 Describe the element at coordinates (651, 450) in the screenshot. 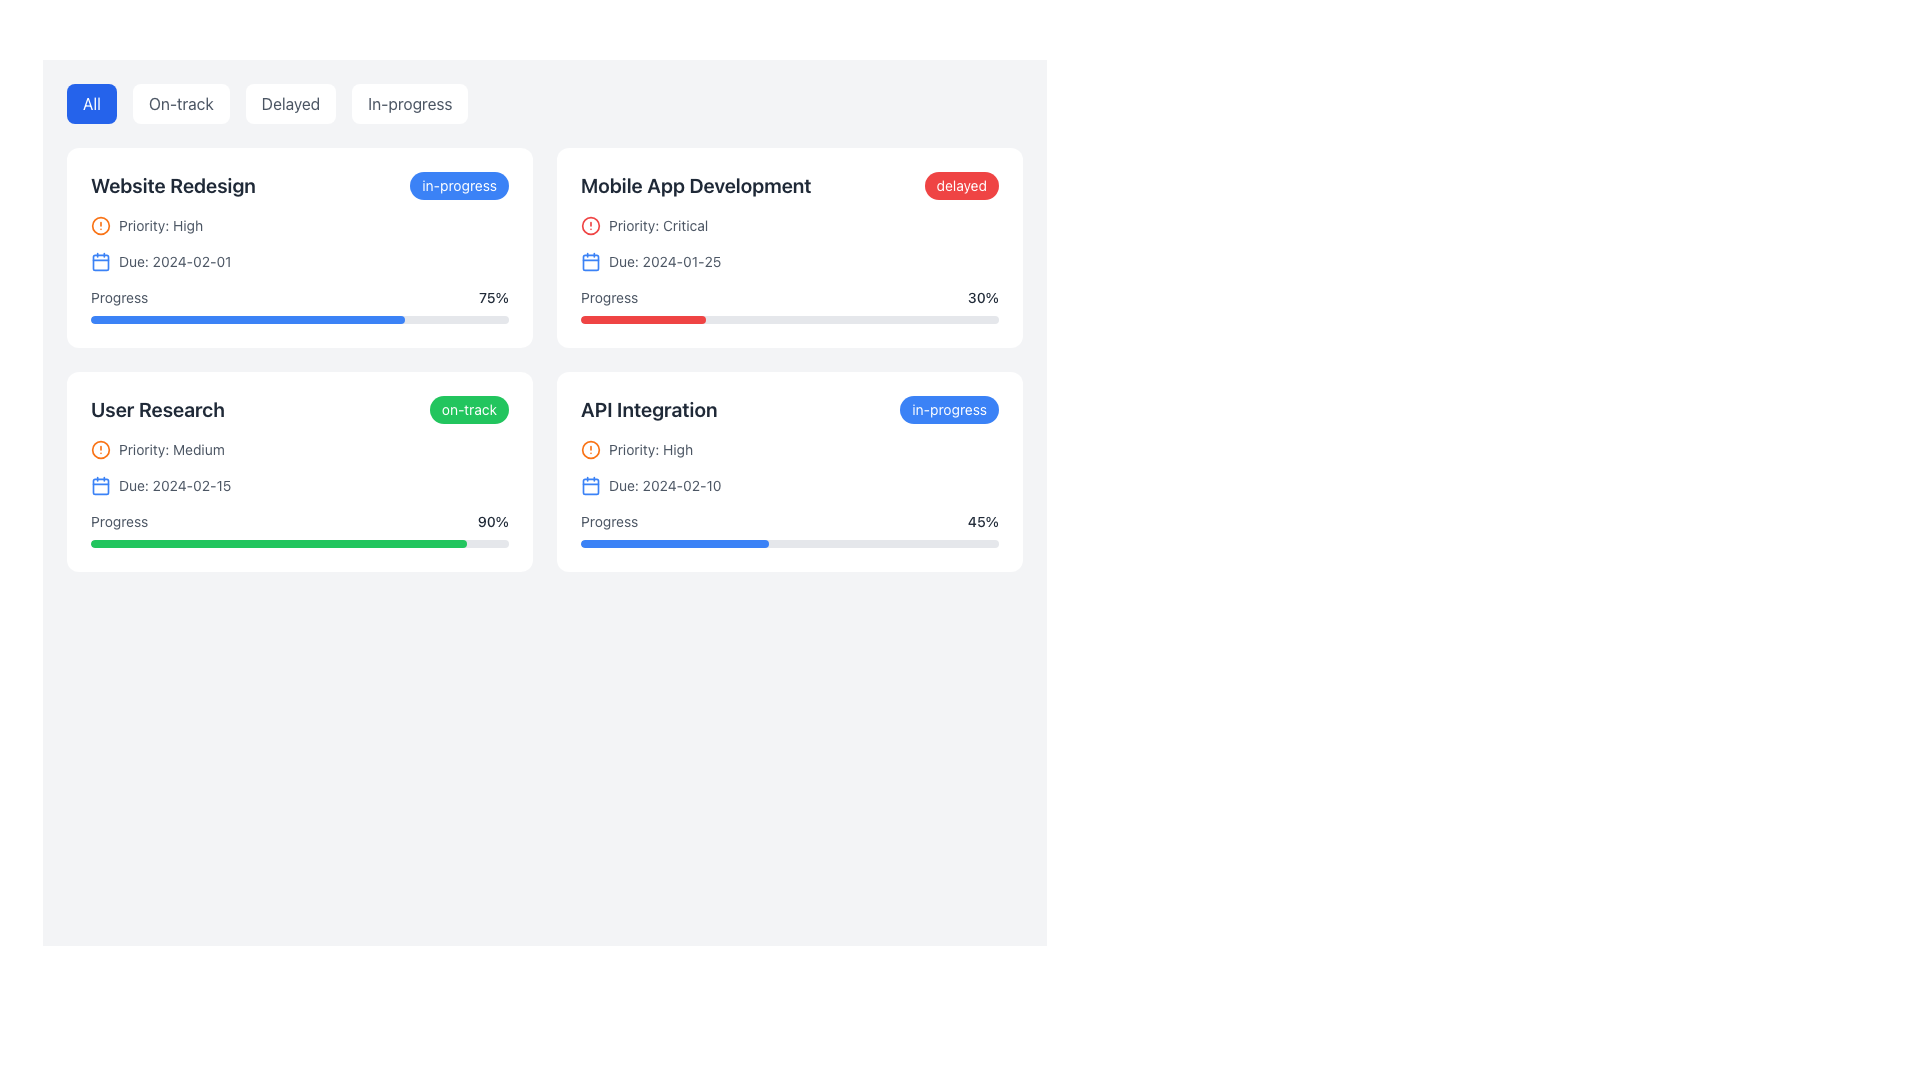

I see `the 'High' priority text label in the 'API Integration' card, which indicates urgency and is located in the bottom-right corner of the task grid, next to an orange circular alert icon` at that location.